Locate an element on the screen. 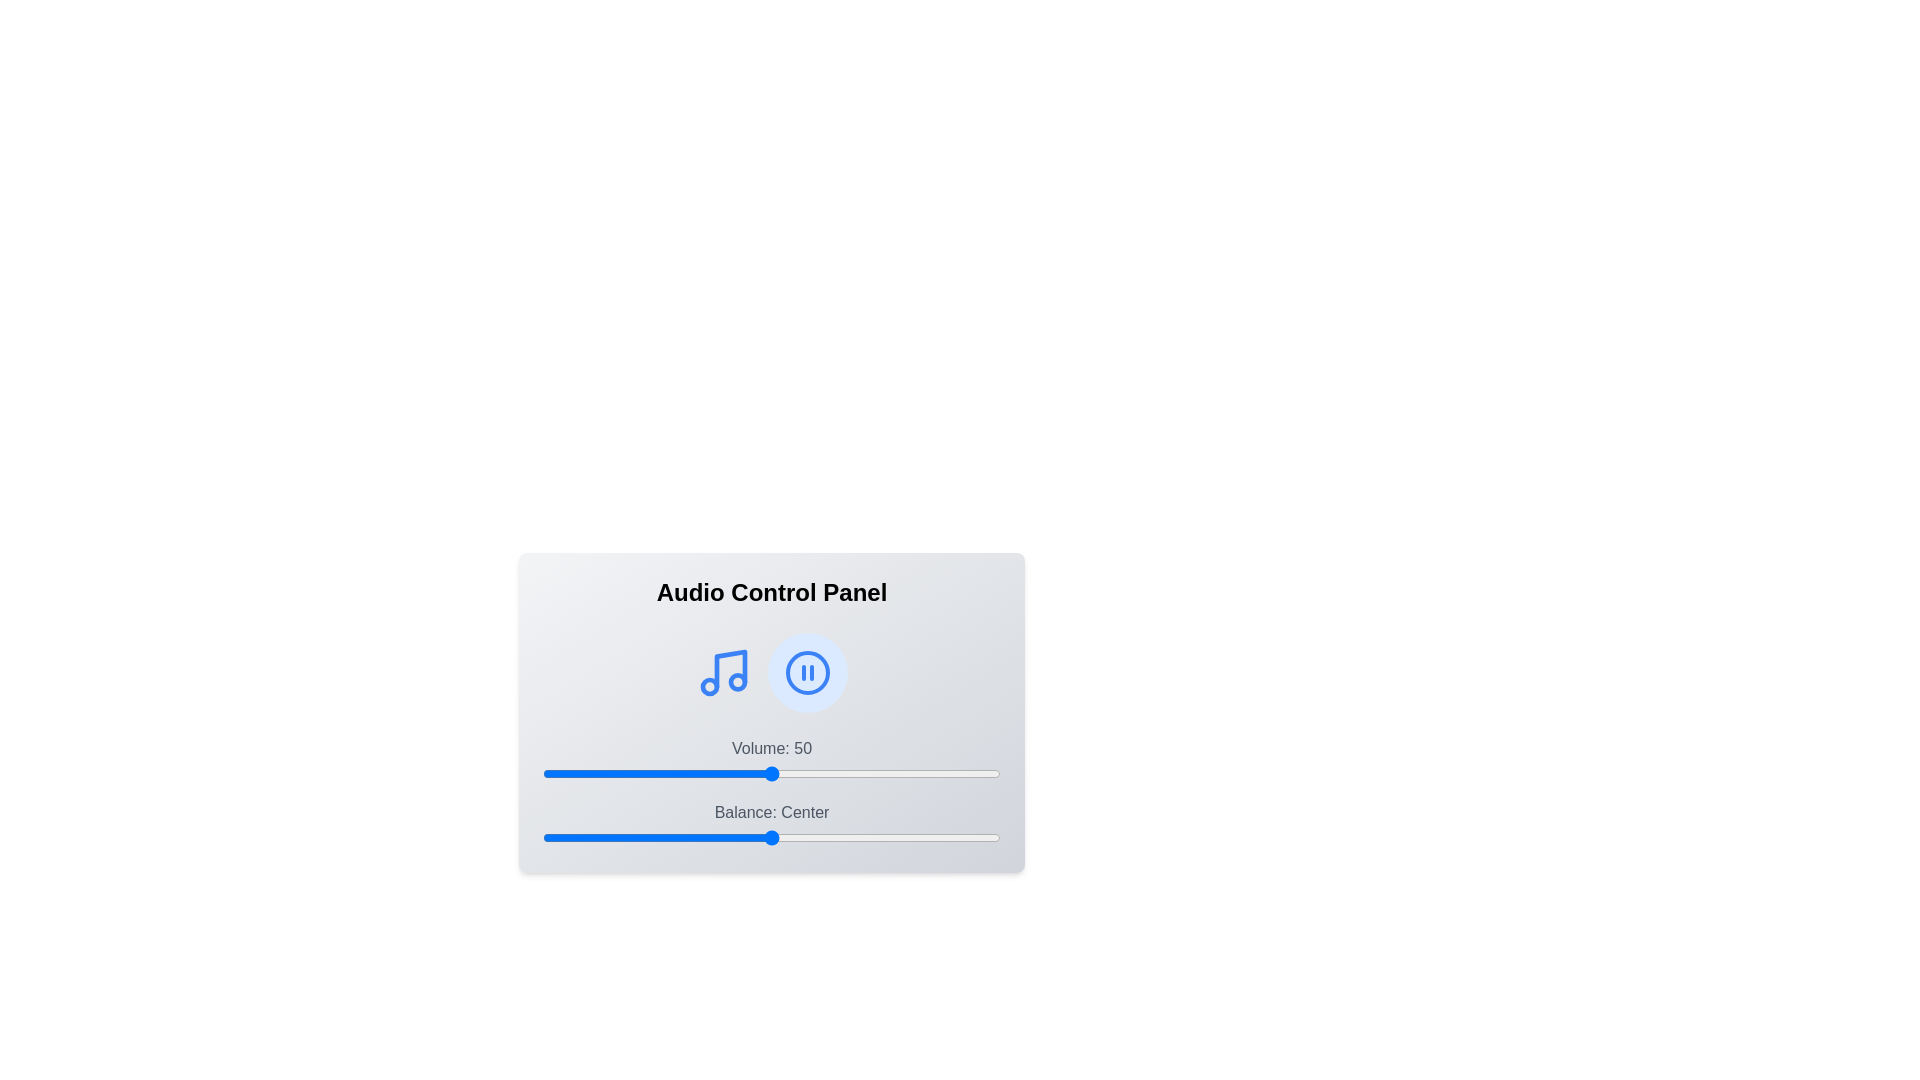 This screenshot has width=1920, height=1080. the slider value is located at coordinates (738, 773).